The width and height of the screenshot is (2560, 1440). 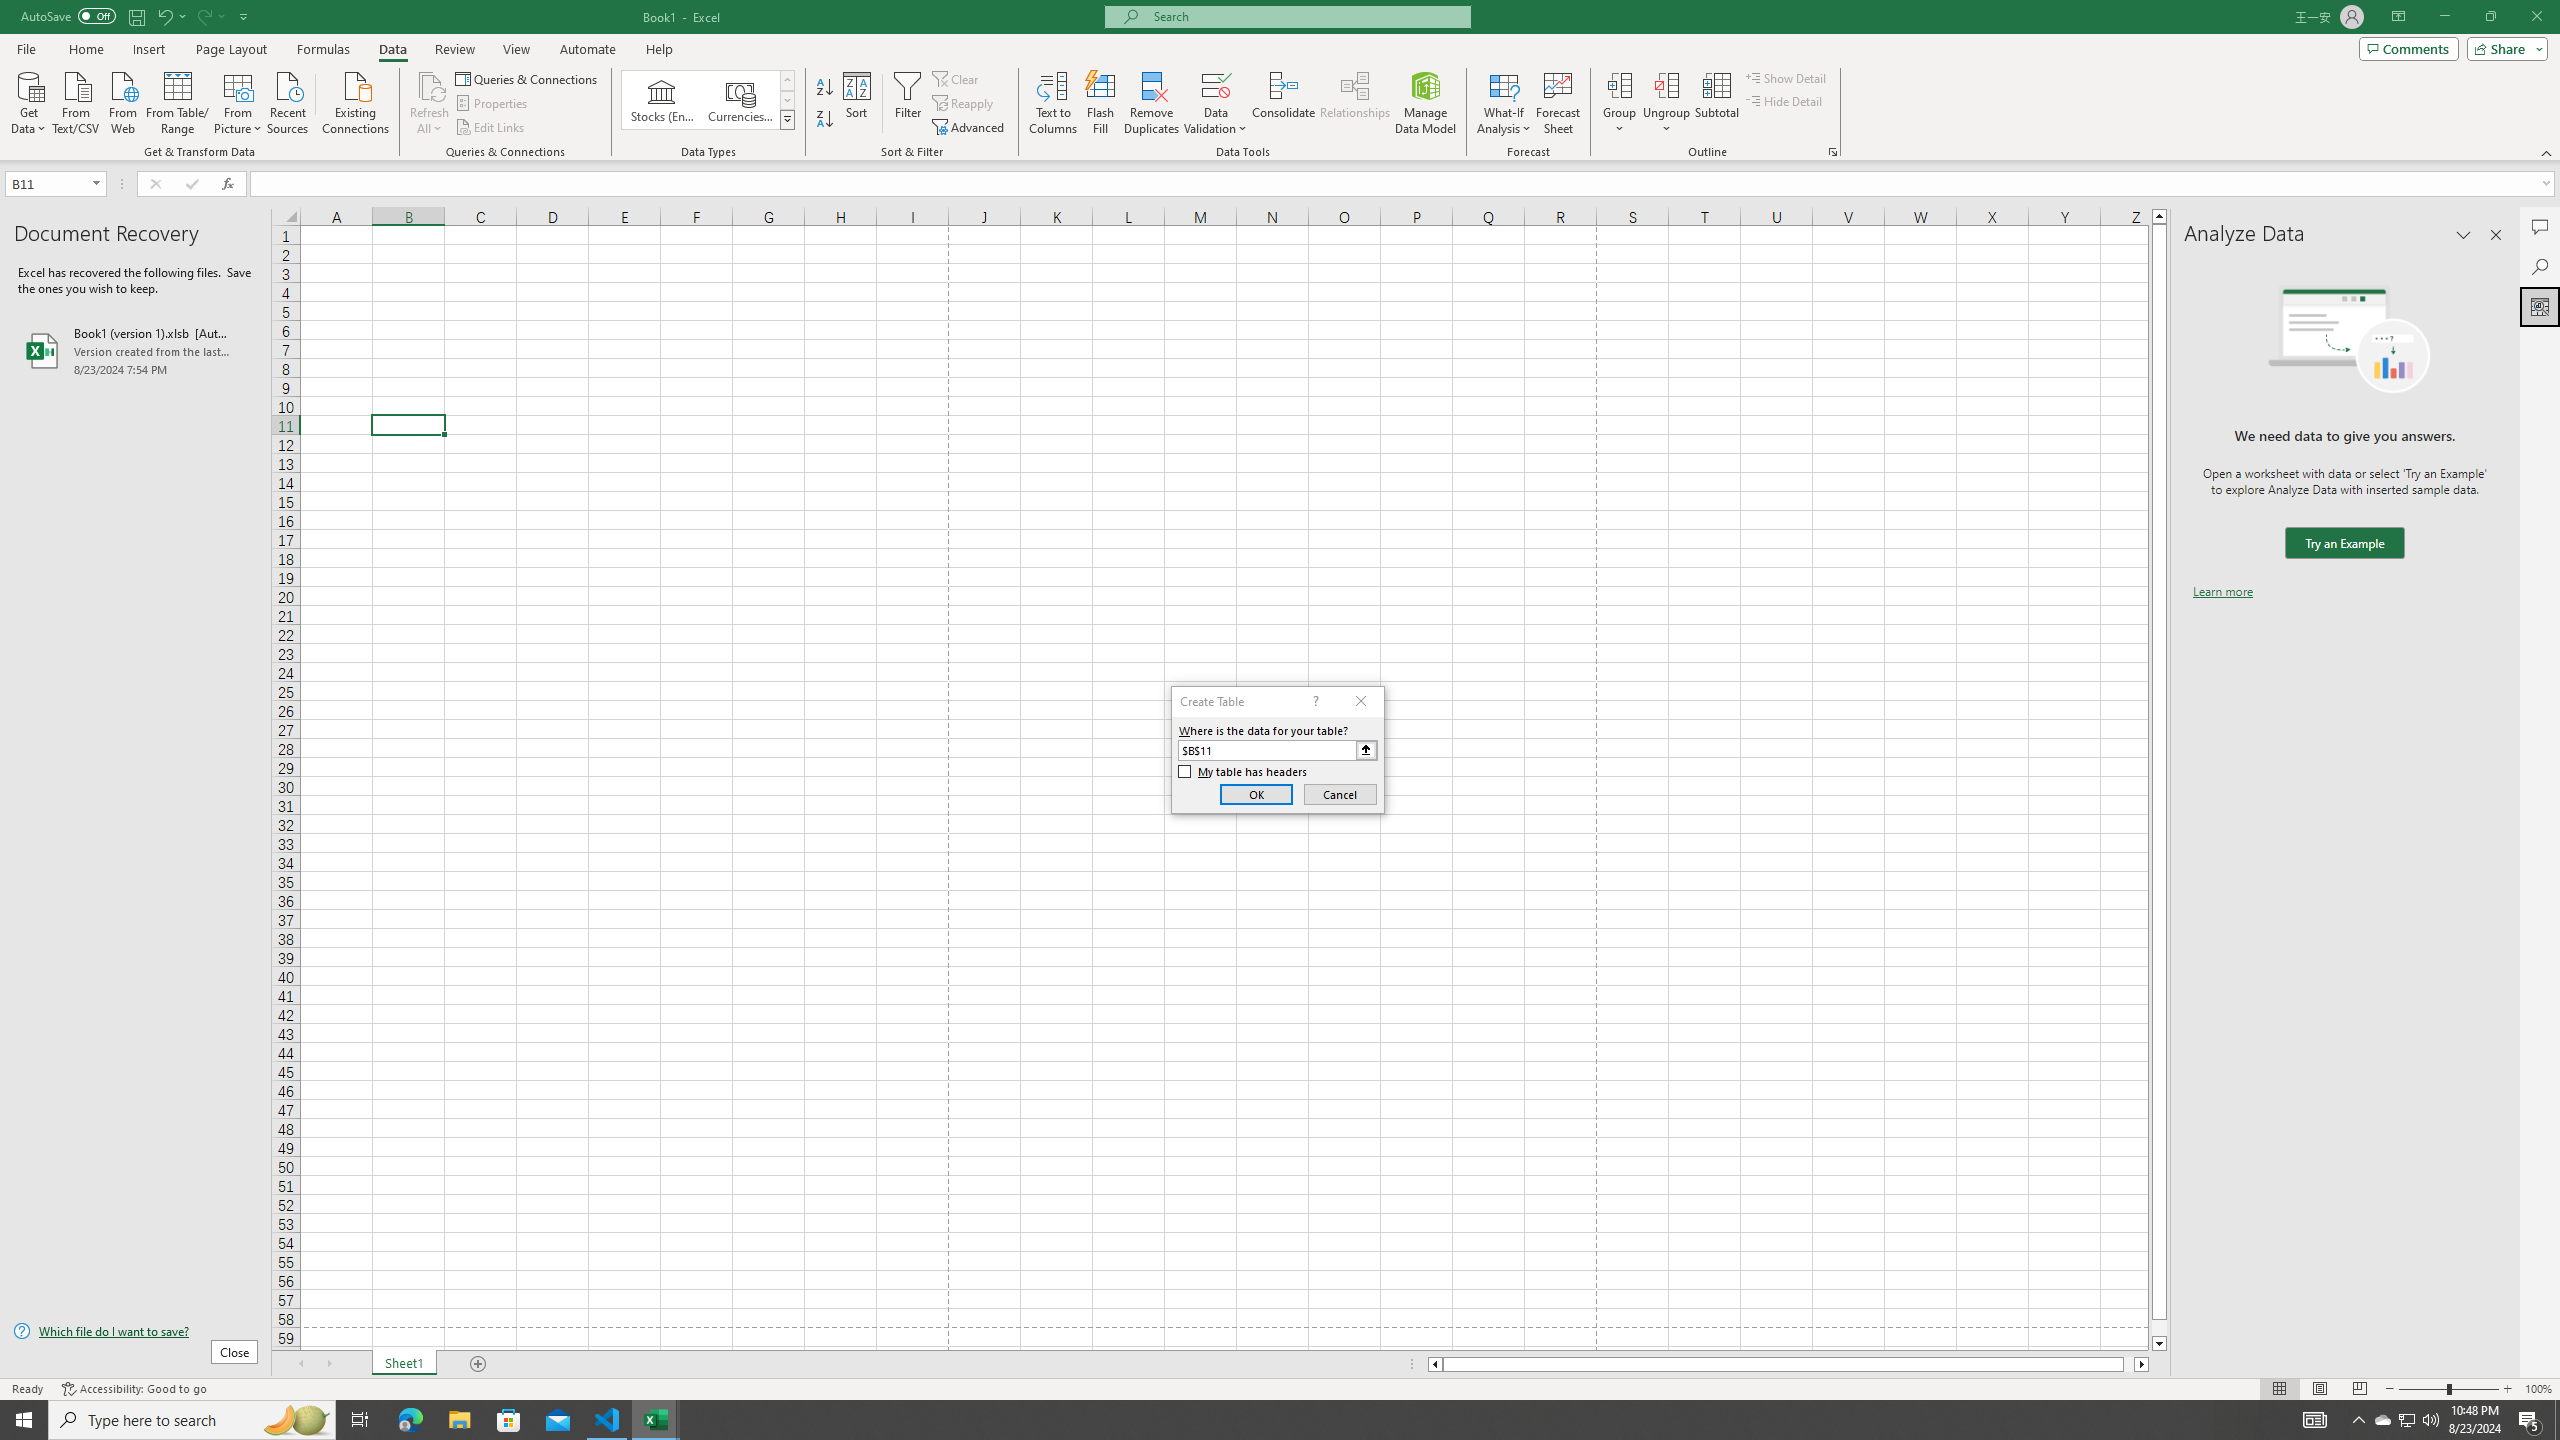 What do you see at coordinates (28, 100) in the screenshot?
I see `'Get Data'` at bounding box center [28, 100].